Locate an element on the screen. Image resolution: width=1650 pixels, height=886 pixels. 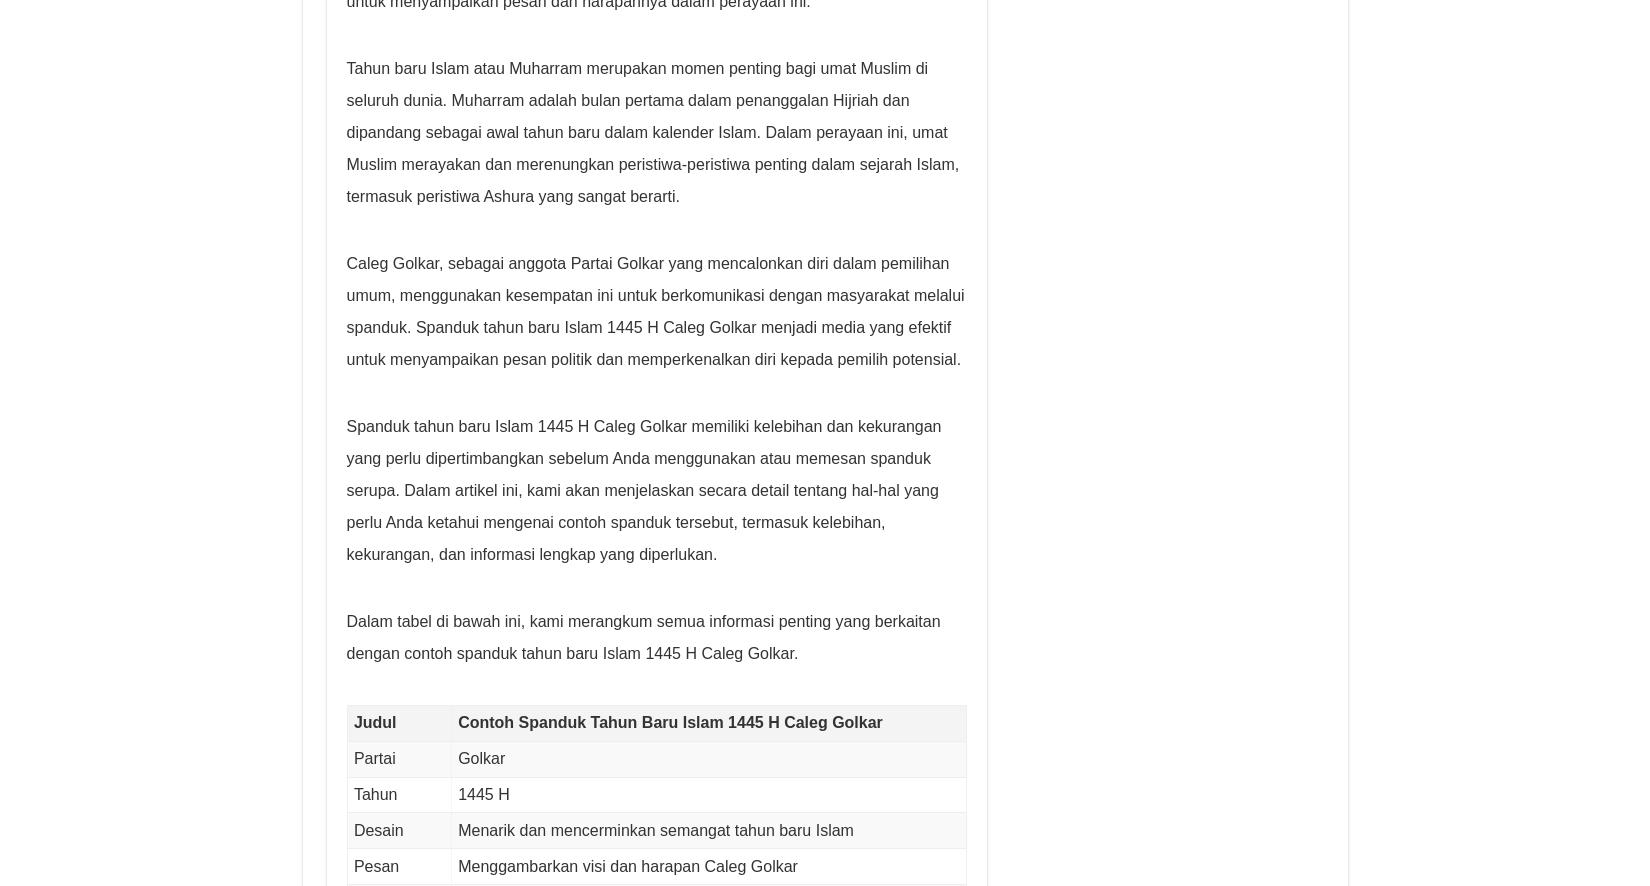
'Caleg Golkar, sebagai anggota Partai Golkar yang mencalonkan diri dalam pemilihan umum, menggunakan kesempatan ini untuk berkomunikasi dengan masyarakat melalui spanduk. Spanduk tahun baru Islam 1445 H Caleg Golkar menjadi media yang efektif untuk menyampaikan pesan politik dan memperkenalkan diri kepada pemilih potensial.' is located at coordinates (654, 310).